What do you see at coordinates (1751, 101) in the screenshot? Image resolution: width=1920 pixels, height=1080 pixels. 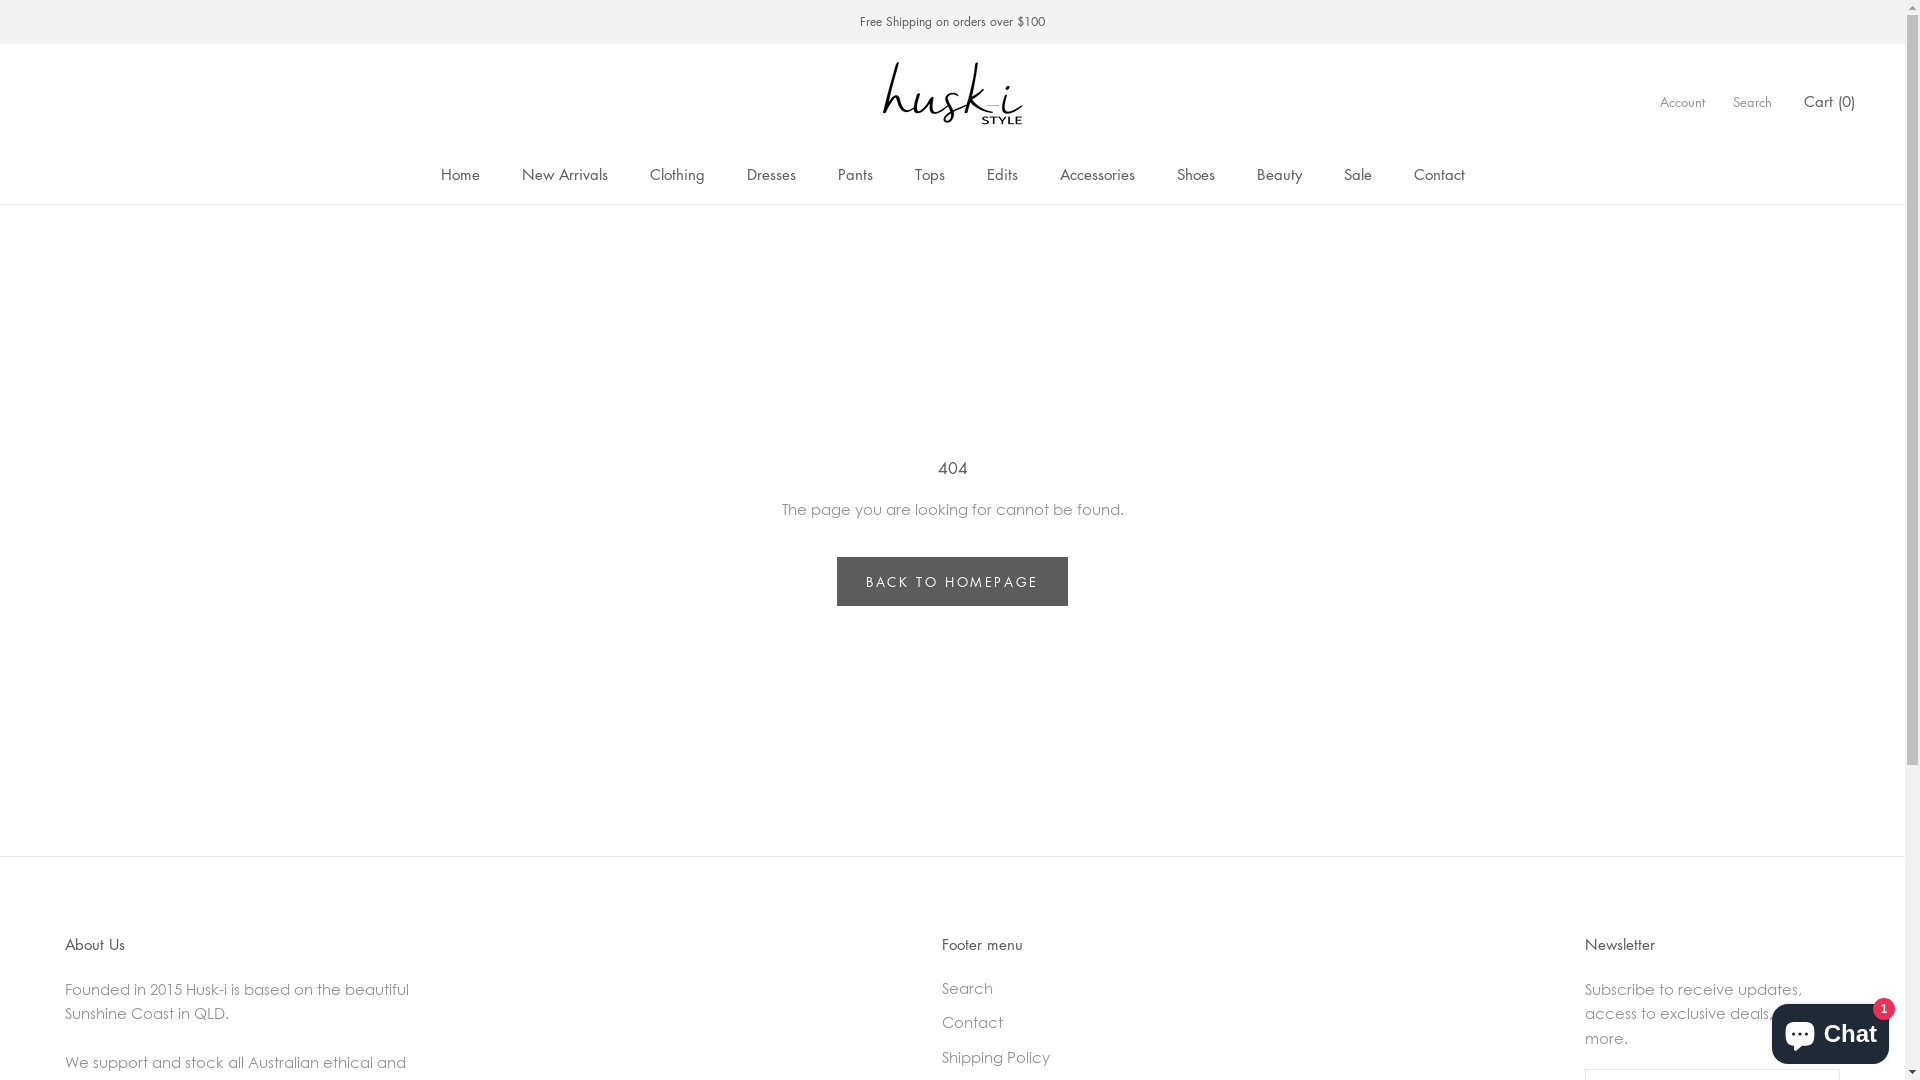 I see `'Search'` at bounding box center [1751, 101].